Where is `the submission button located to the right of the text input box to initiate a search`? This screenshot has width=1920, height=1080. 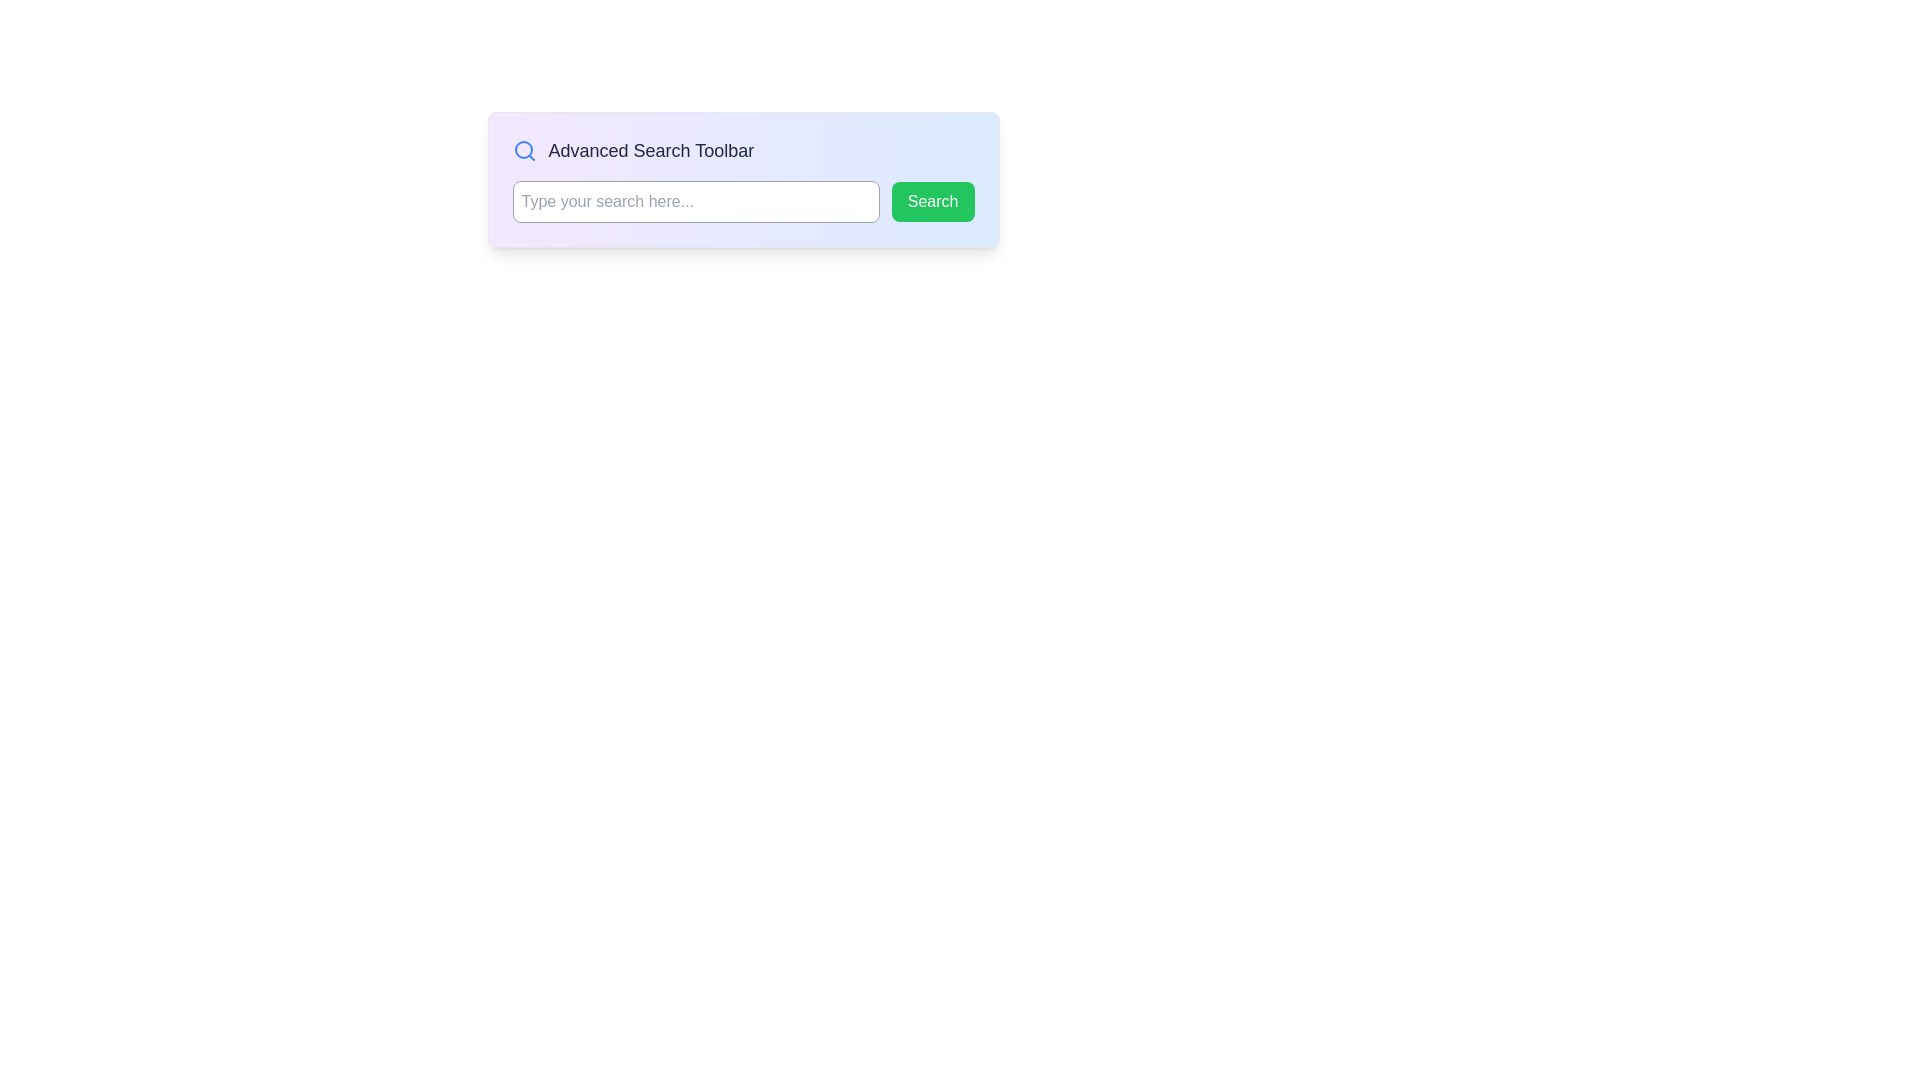 the submission button located to the right of the text input box to initiate a search is located at coordinates (932, 201).